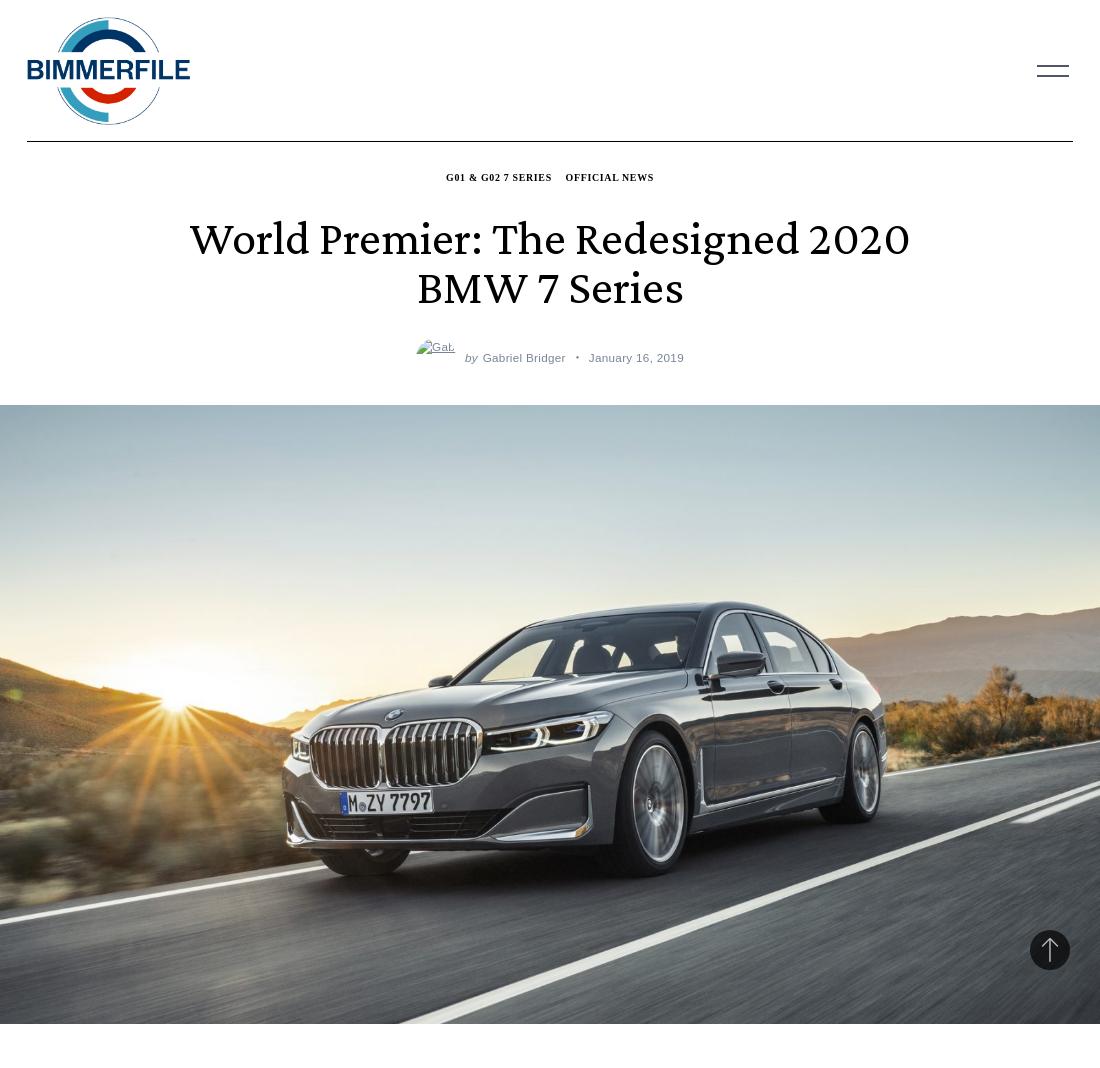  What do you see at coordinates (550, 261) in the screenshot?
I see `'World Premier: The Redesigned 2020 BMW 7 Series'` at bounding box center [550, 261].